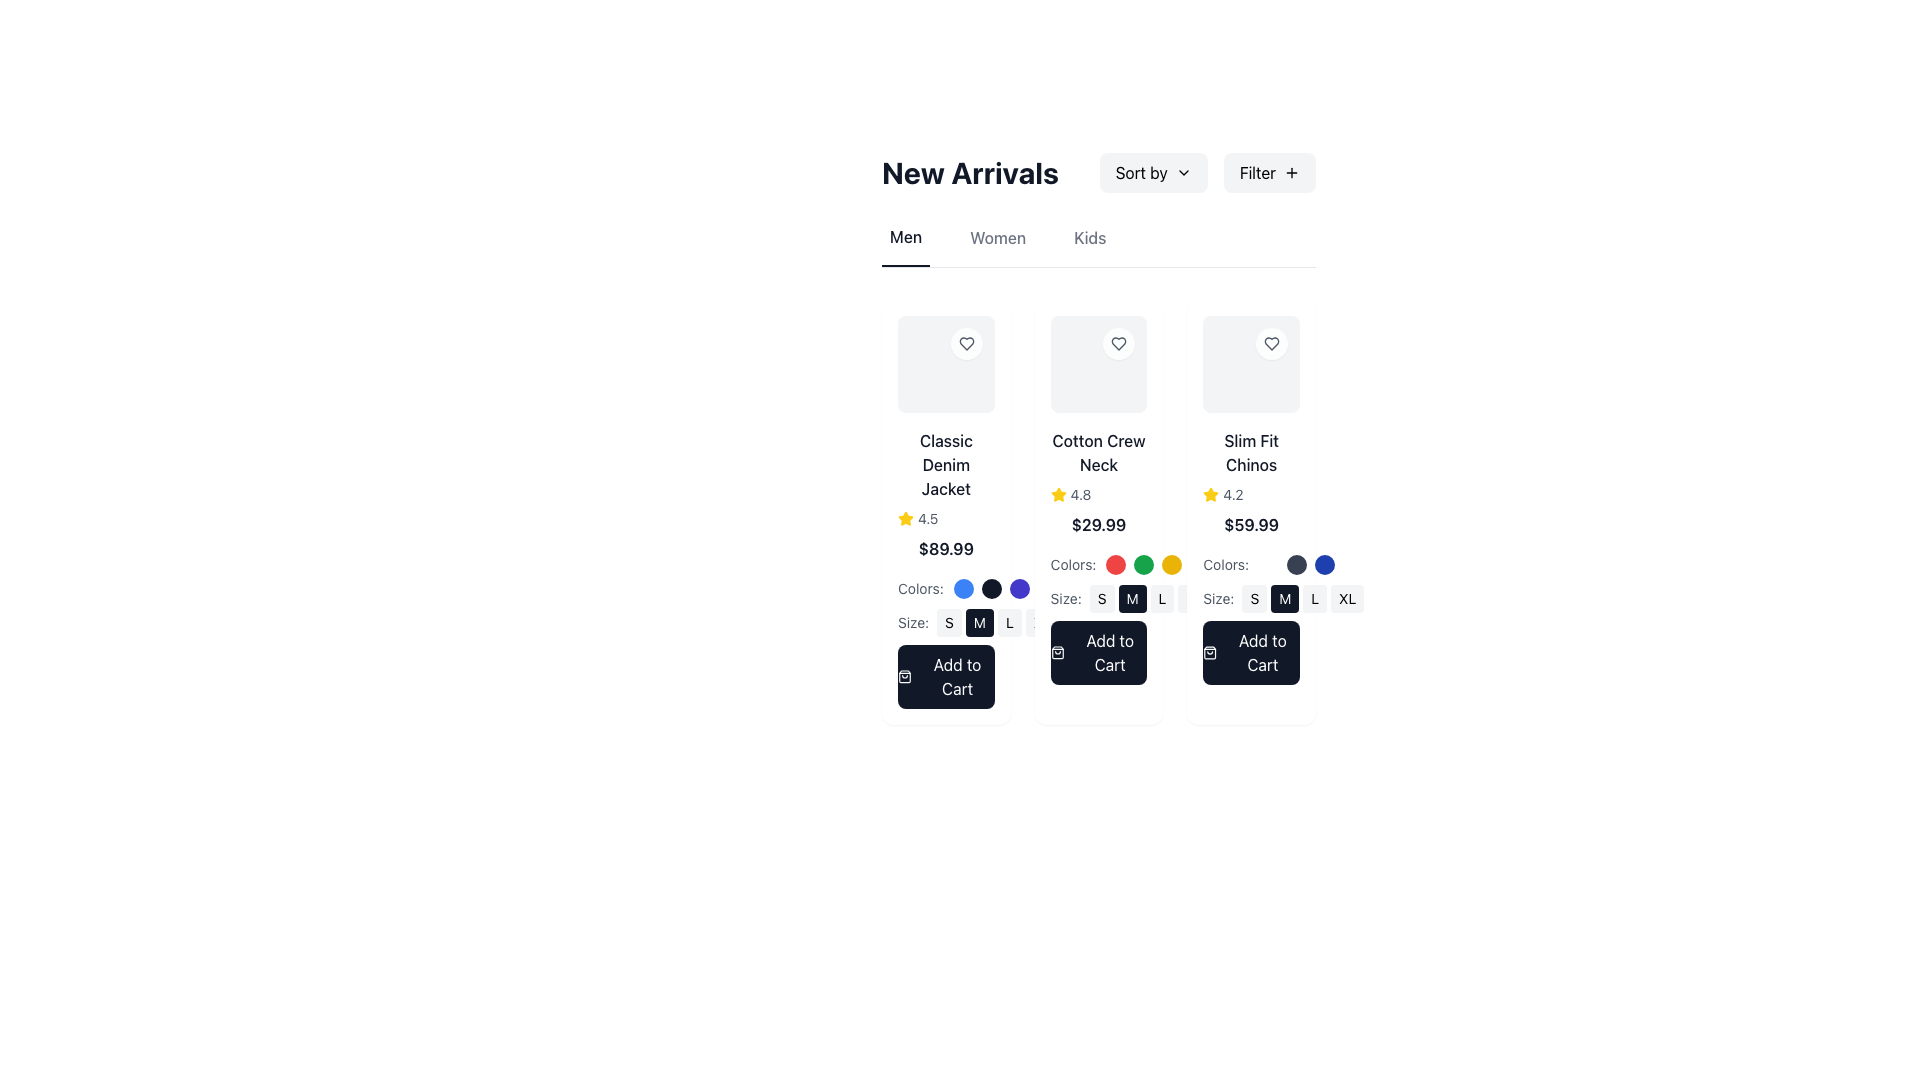 The width and height of the screenshot is (1920, 1080). I want to click on the text label displaying the rating score for 'Slim Fit Chinos', located to the right of the yellow star icon in the rating section of the third product card in the 'New Arrivals' section, so click(1232, 494).